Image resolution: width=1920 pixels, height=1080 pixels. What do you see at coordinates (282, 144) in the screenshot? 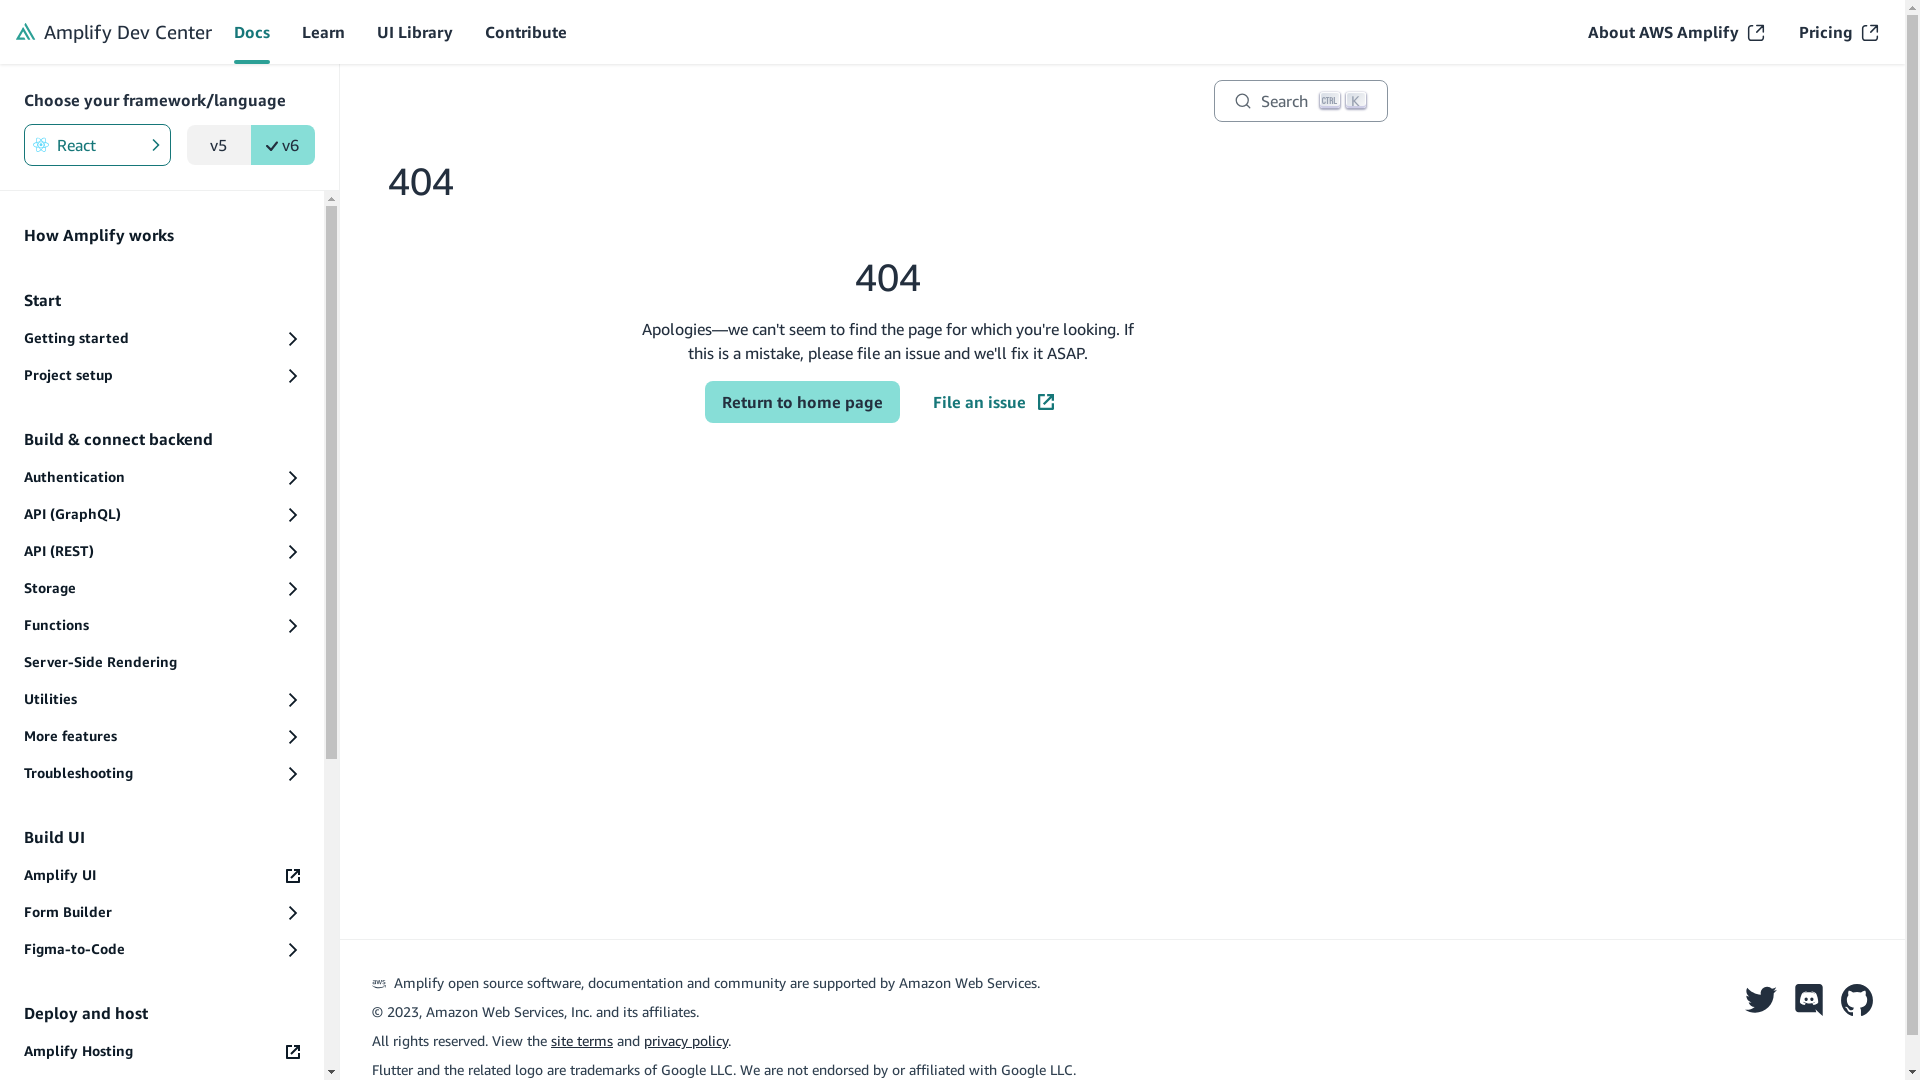
I see `'v6'` at bounding box center [282, 144].